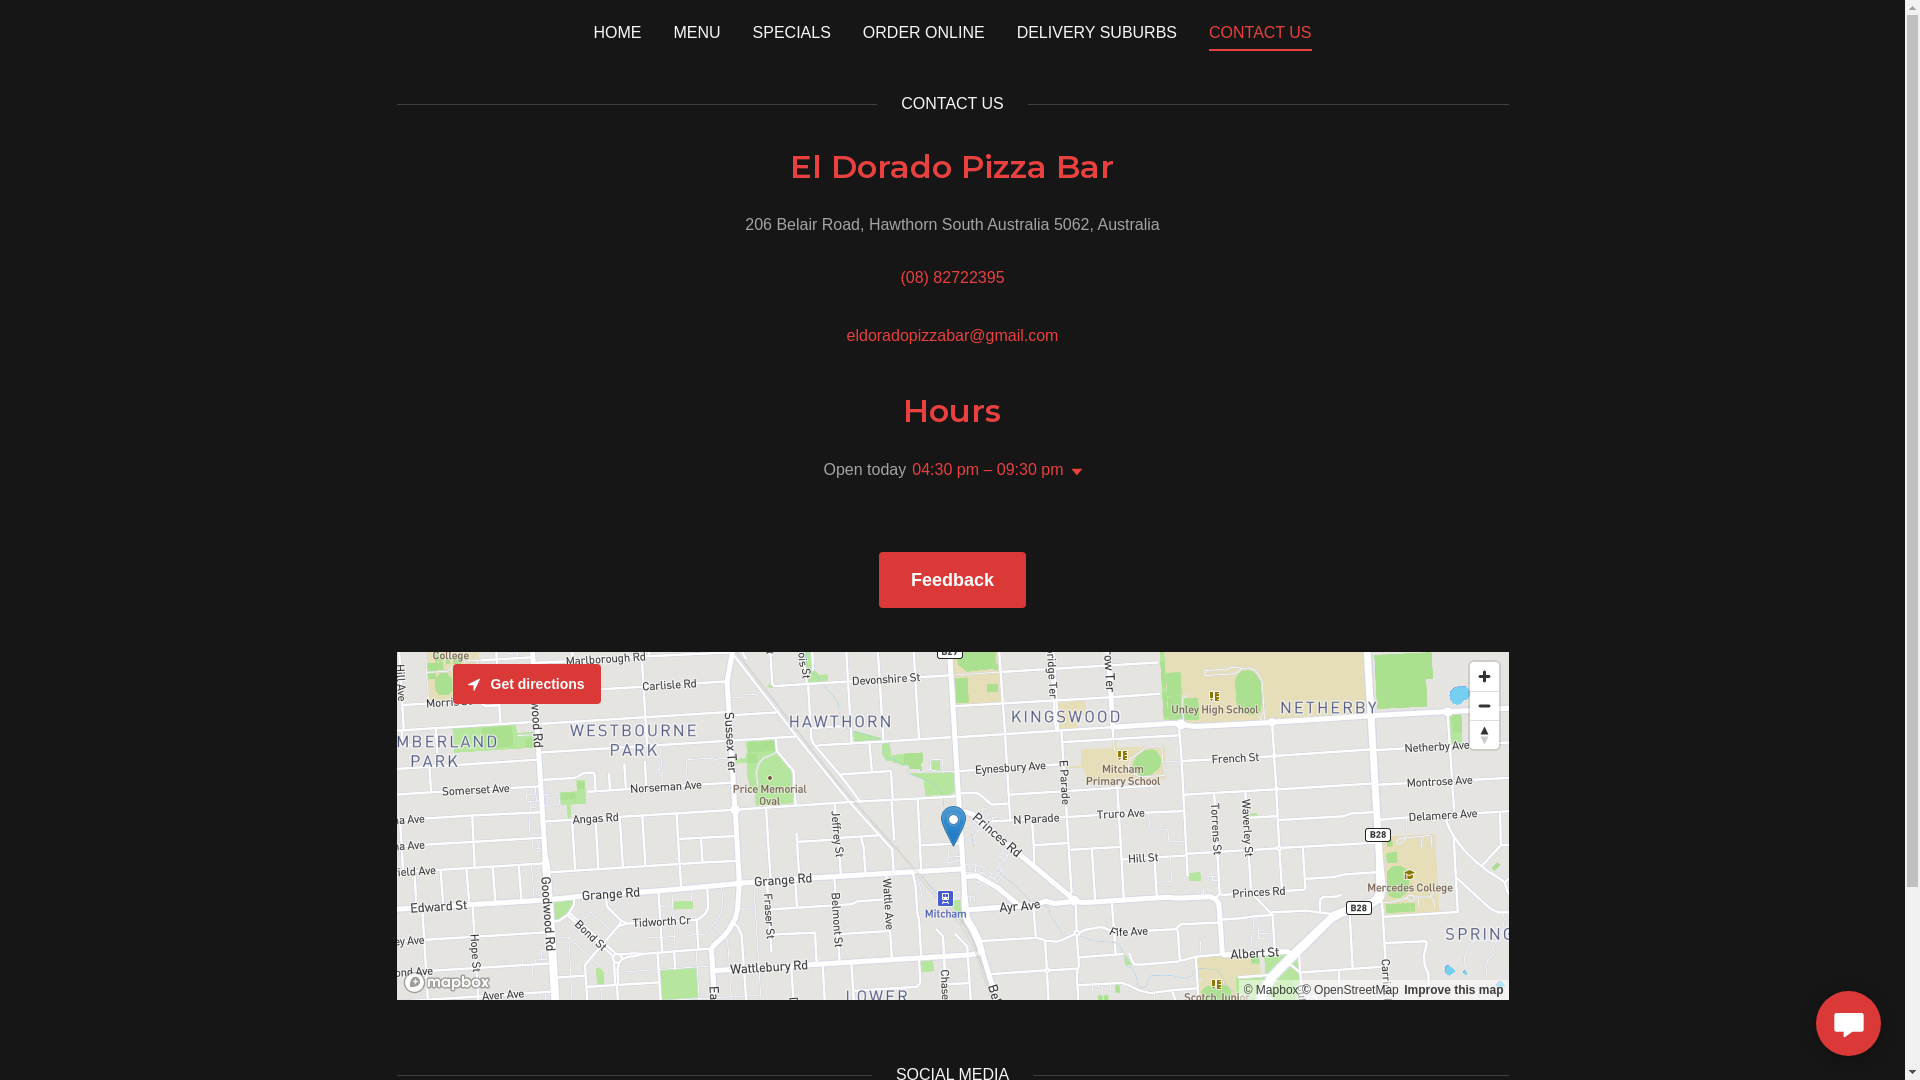 This screenshot has height=1080, width=1920. Describe the element at coordinates (1011, 31) in the screenshot. I see `'DELIVERY SUBURBS'` at that location.